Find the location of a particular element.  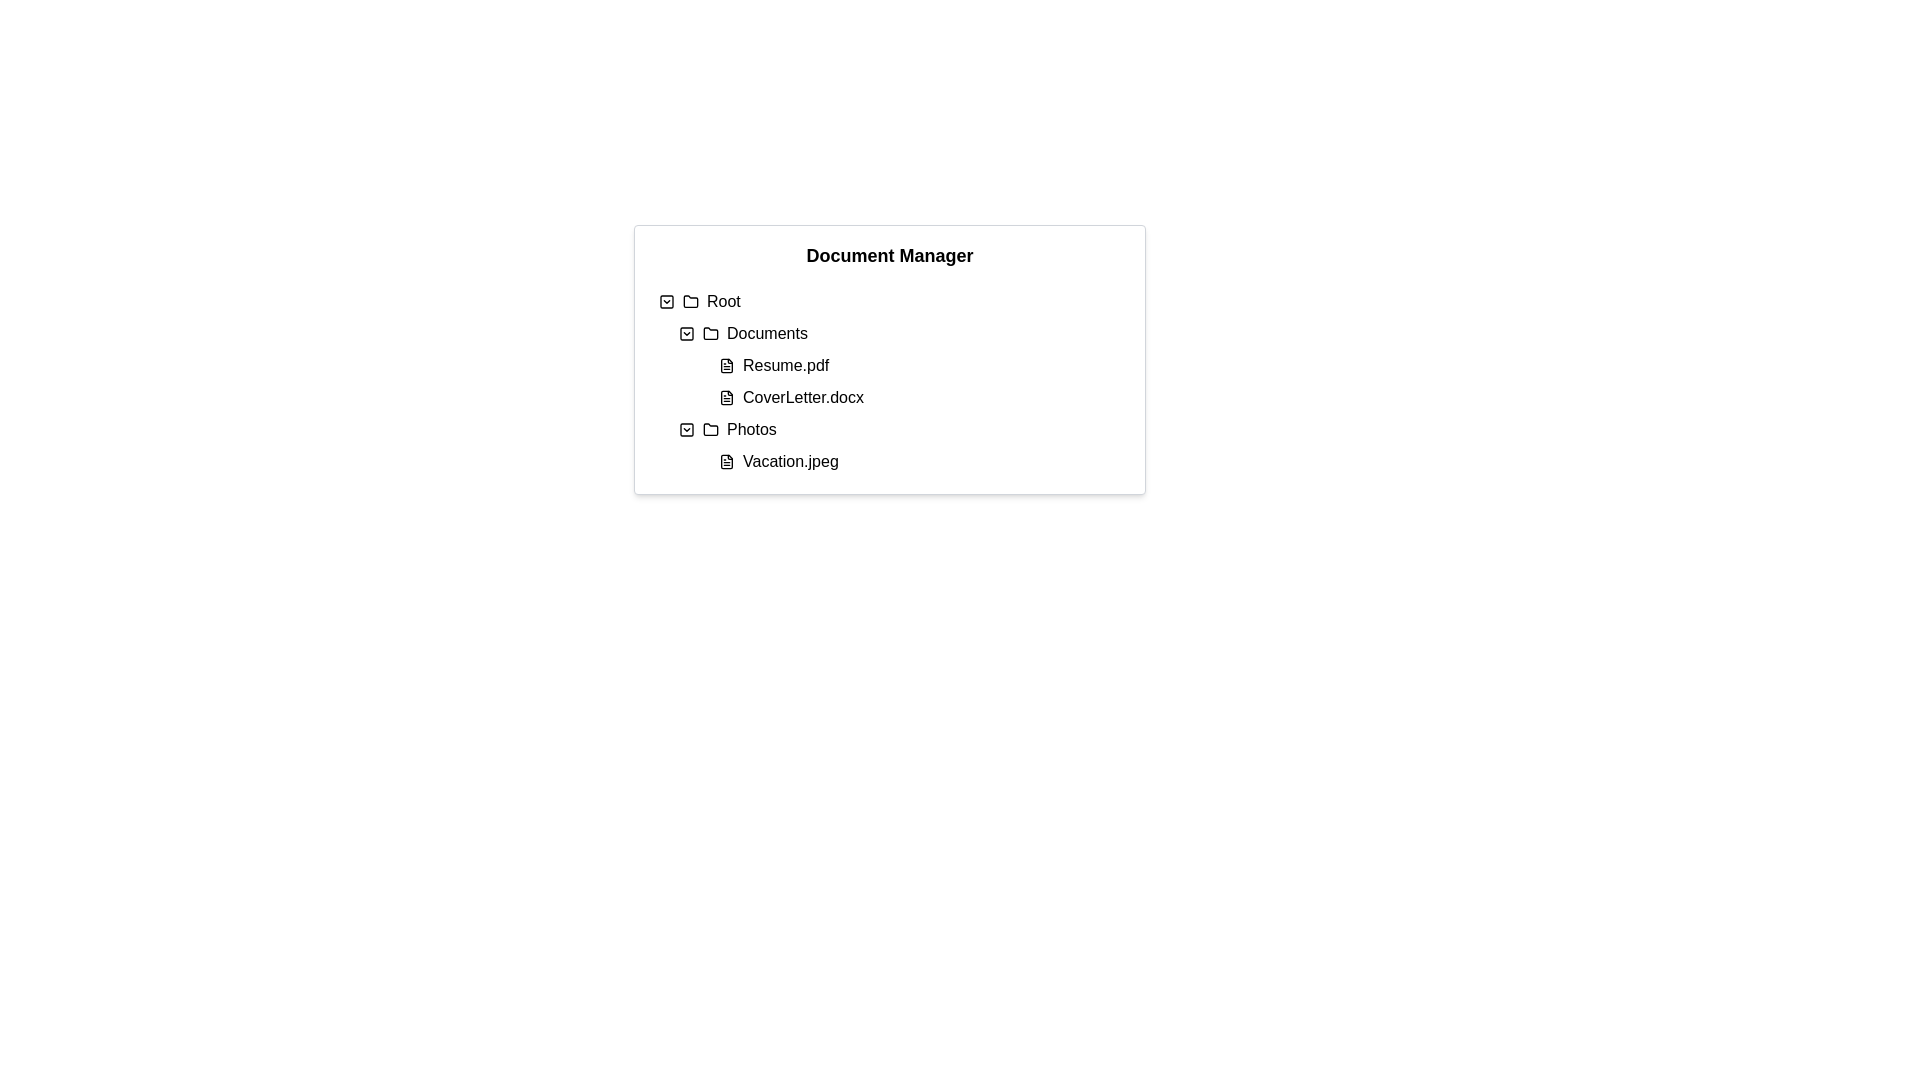

the static text label displaying 'Resume.pdf' is located at coordinates (785, 366).